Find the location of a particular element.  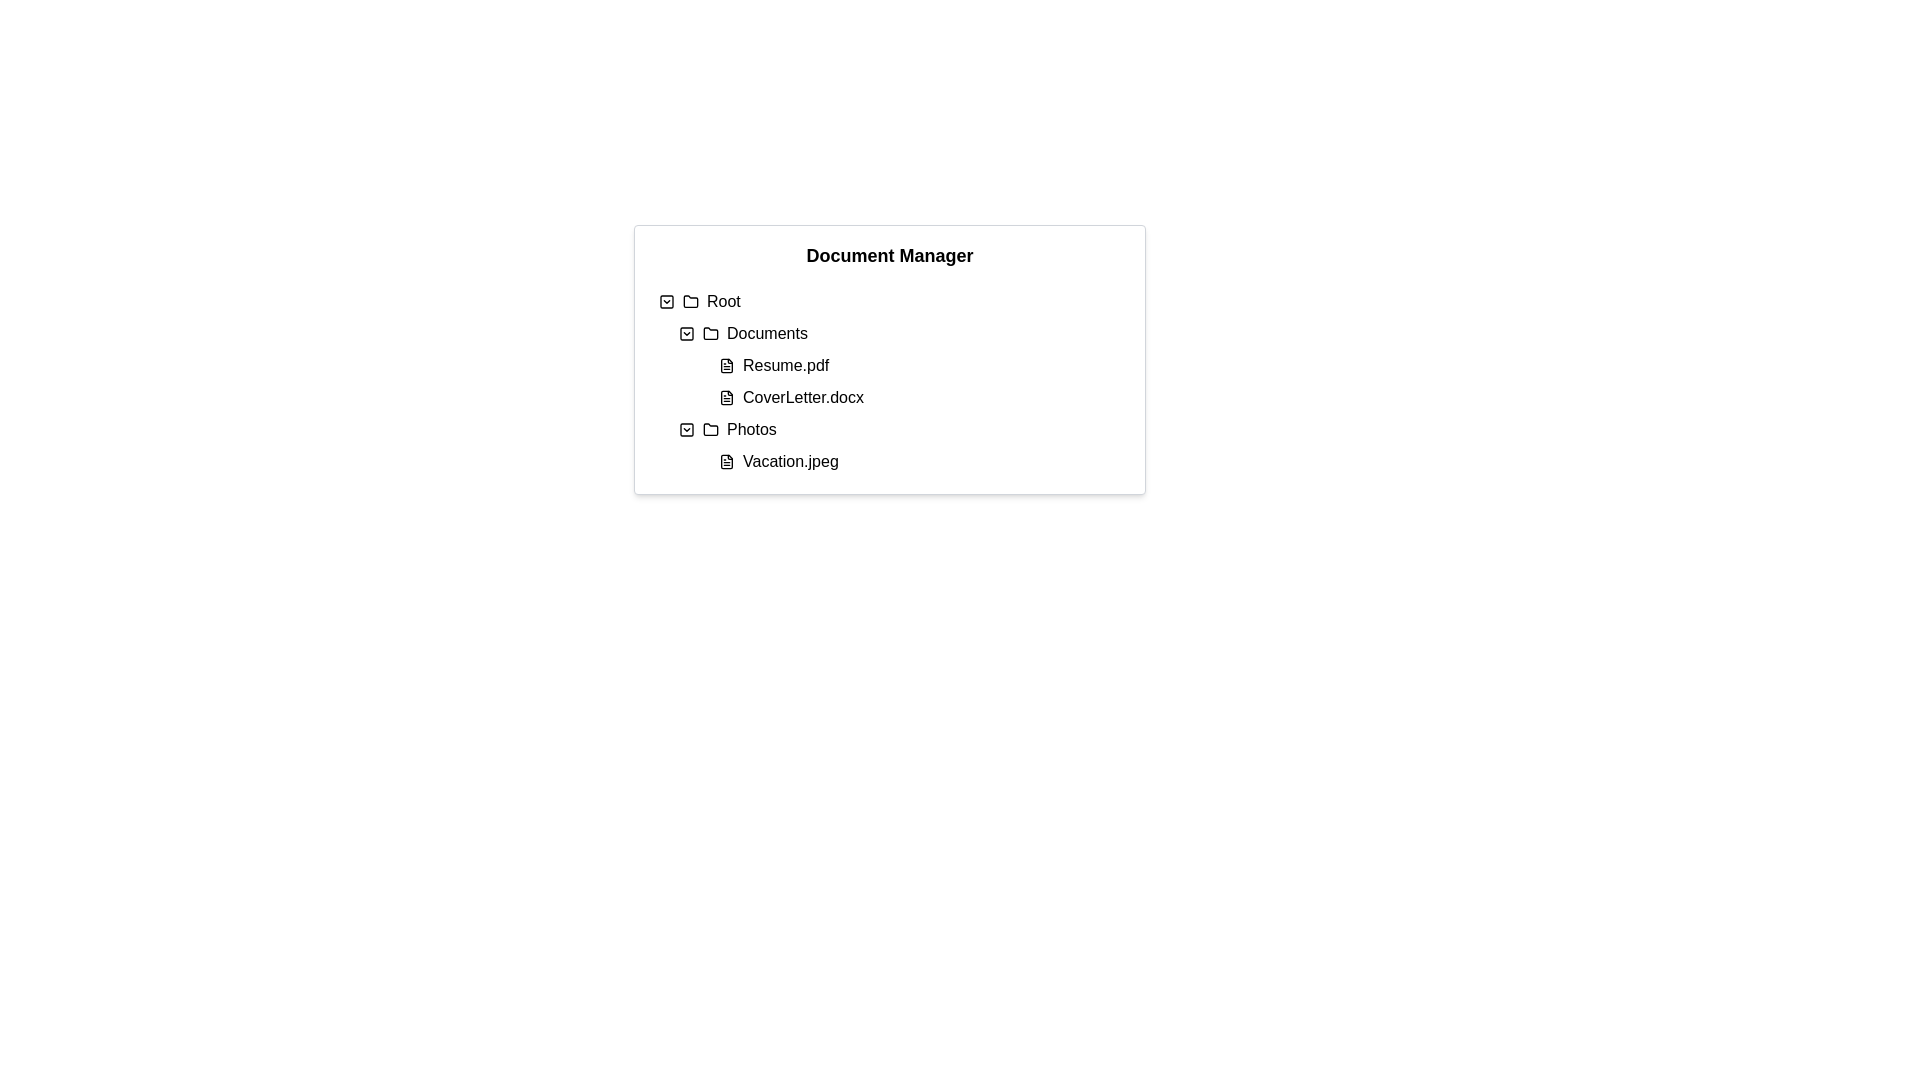

the static text label displaying 'Resume.pdf' is located at coordinates (785, 366).